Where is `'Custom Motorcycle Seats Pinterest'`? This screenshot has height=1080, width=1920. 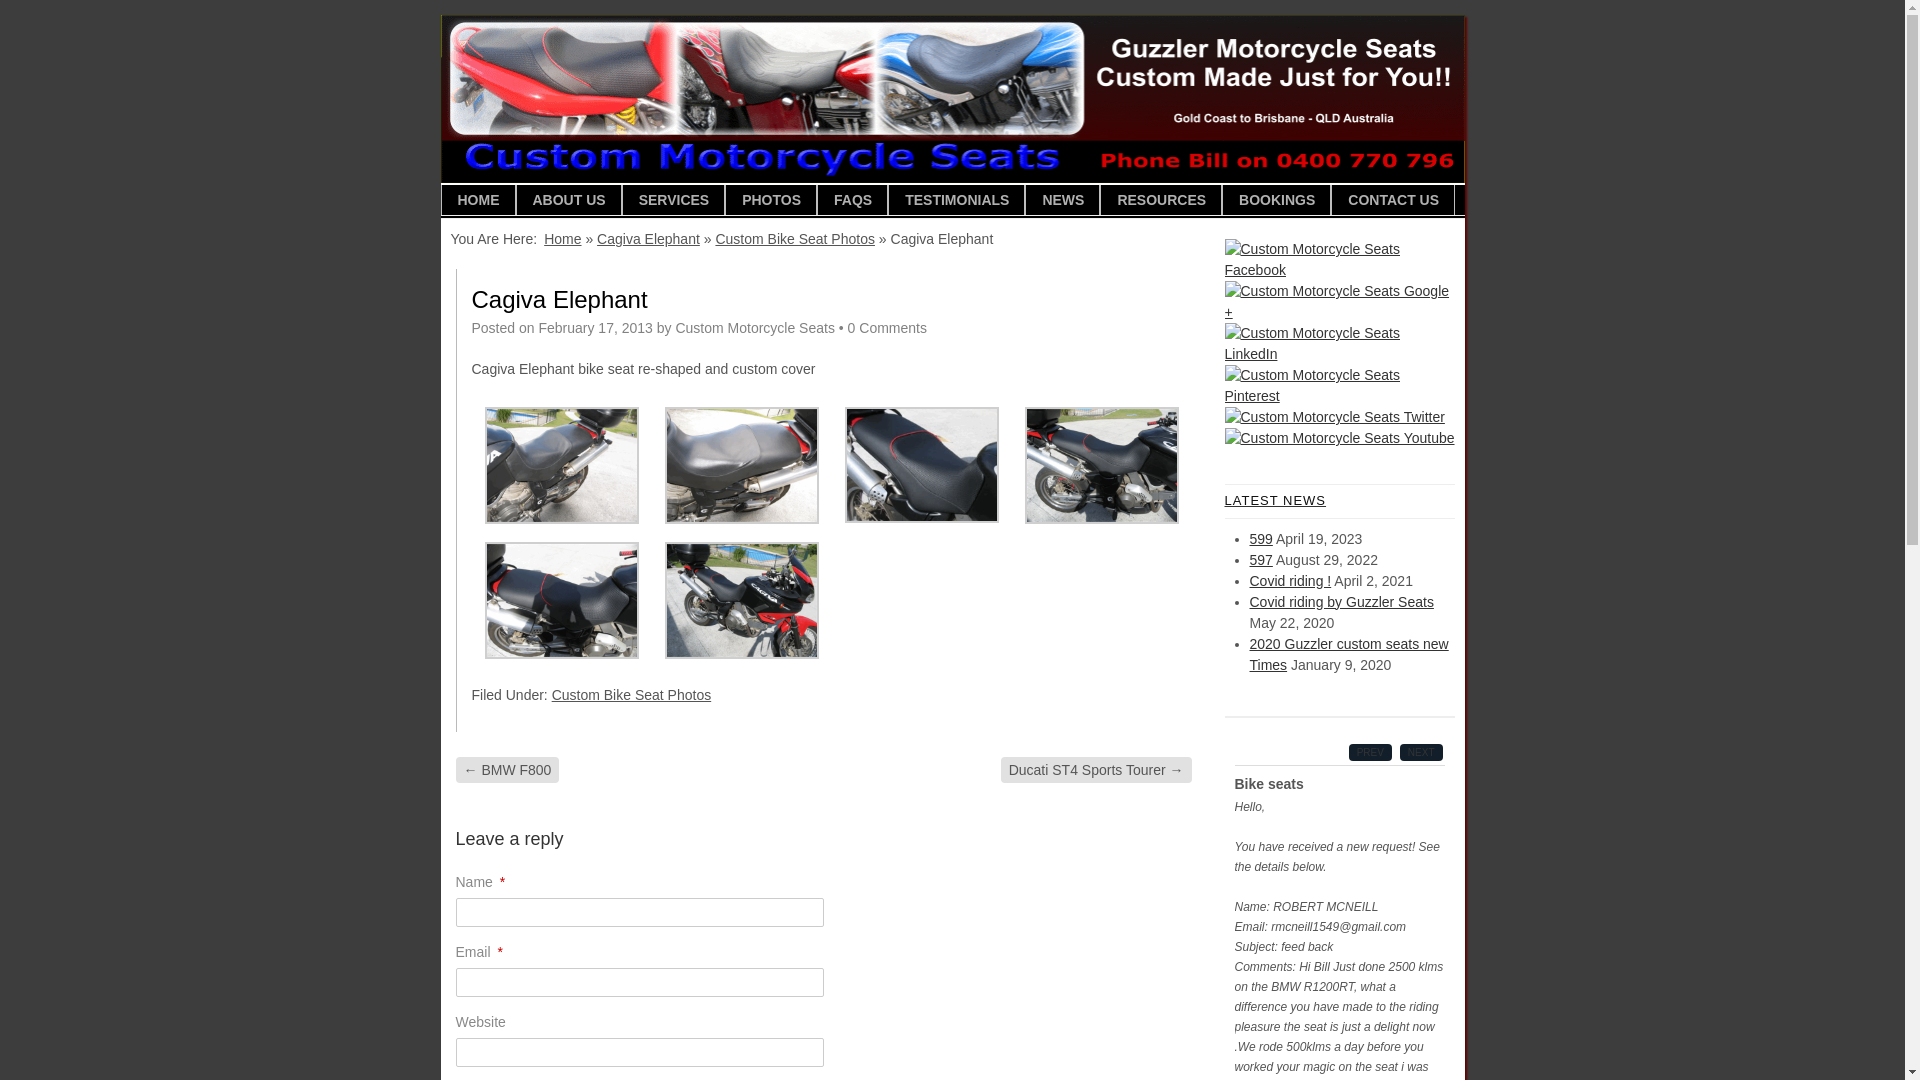
'Custom Motorcycle Seats Pinterest' is located at coordinates (1223, 385).